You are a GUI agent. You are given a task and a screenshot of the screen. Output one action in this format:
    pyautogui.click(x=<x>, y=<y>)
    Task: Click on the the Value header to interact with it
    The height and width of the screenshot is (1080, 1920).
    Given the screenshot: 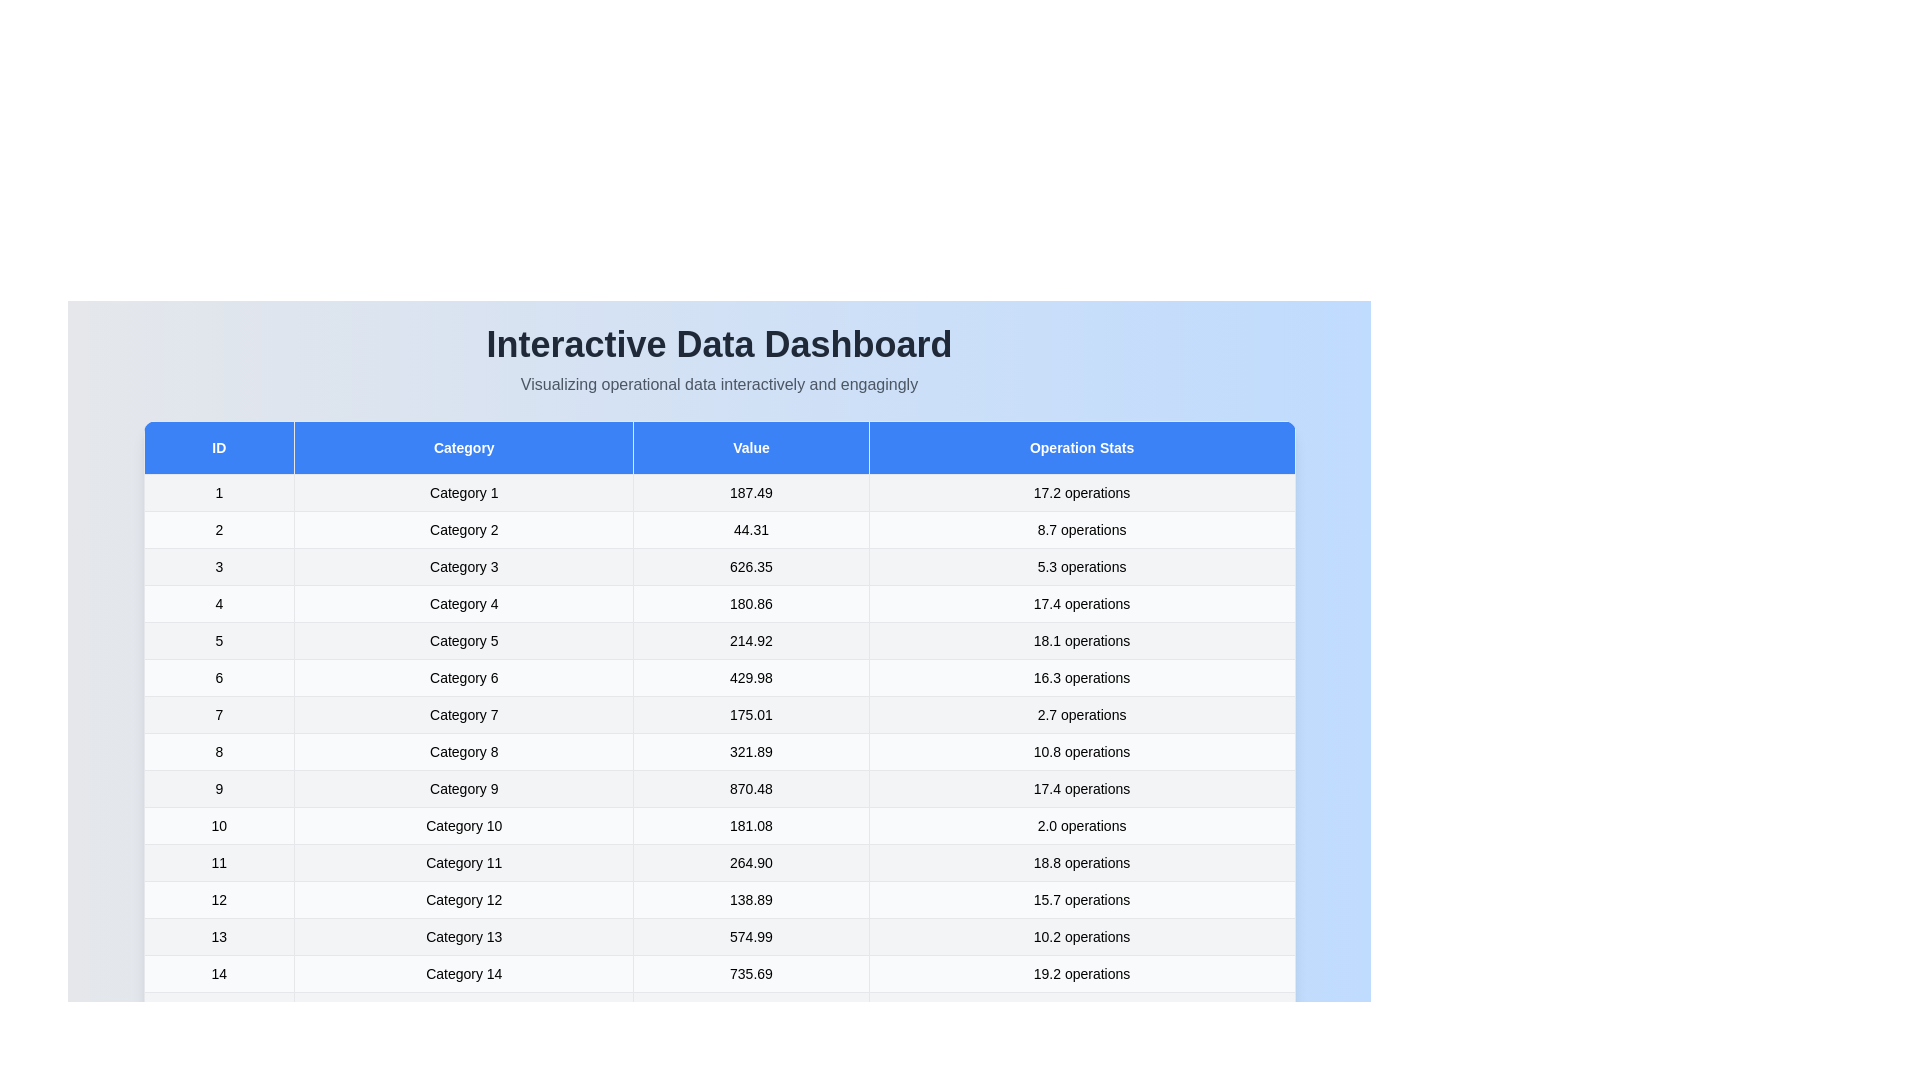 What is the action you would take?
    pyautogui.click(x=750, y=446)
    